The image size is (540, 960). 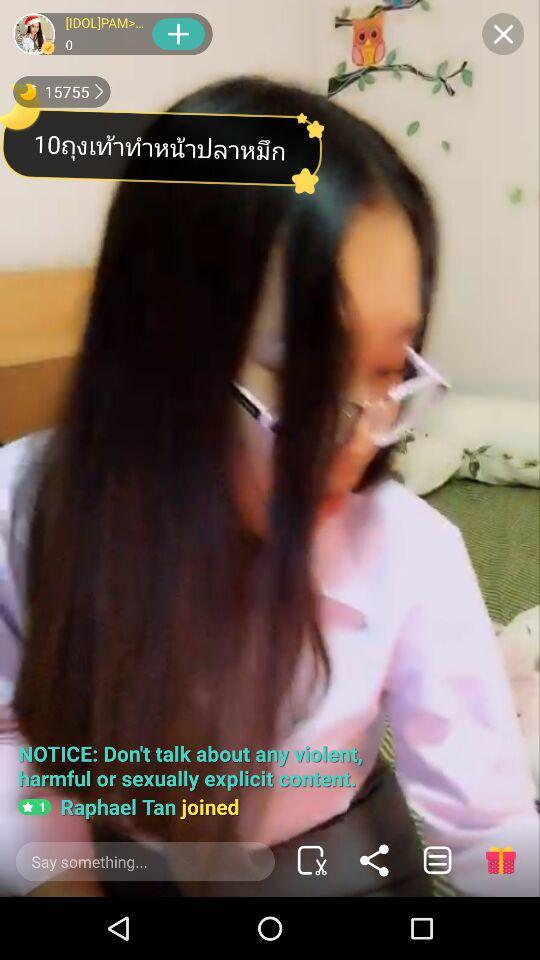 What do you see at coordinates (374, 859) in the screenshot?
I see `the share icon` at bounding box center [374, 859].